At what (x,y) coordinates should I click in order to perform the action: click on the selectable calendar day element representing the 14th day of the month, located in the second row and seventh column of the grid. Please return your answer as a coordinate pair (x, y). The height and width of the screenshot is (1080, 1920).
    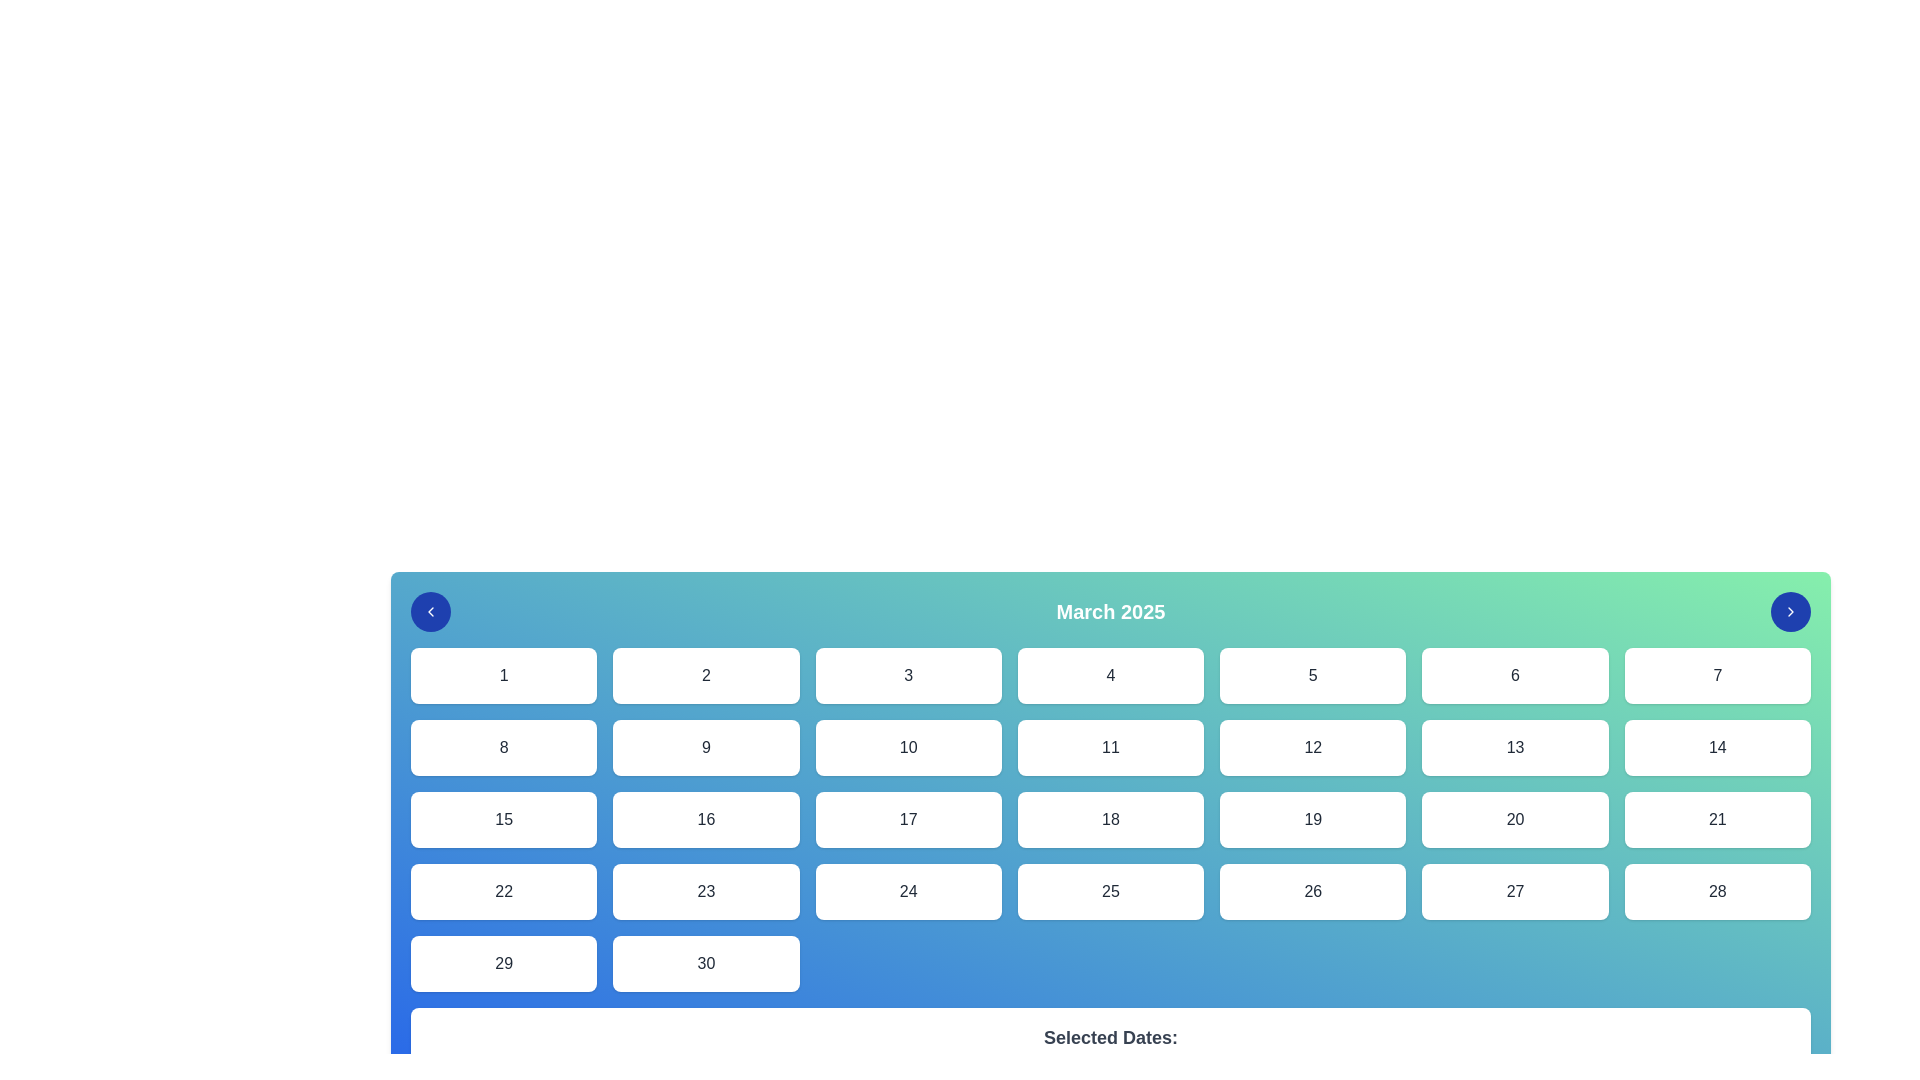
    Looking at the image, I should click on (1716, 748).